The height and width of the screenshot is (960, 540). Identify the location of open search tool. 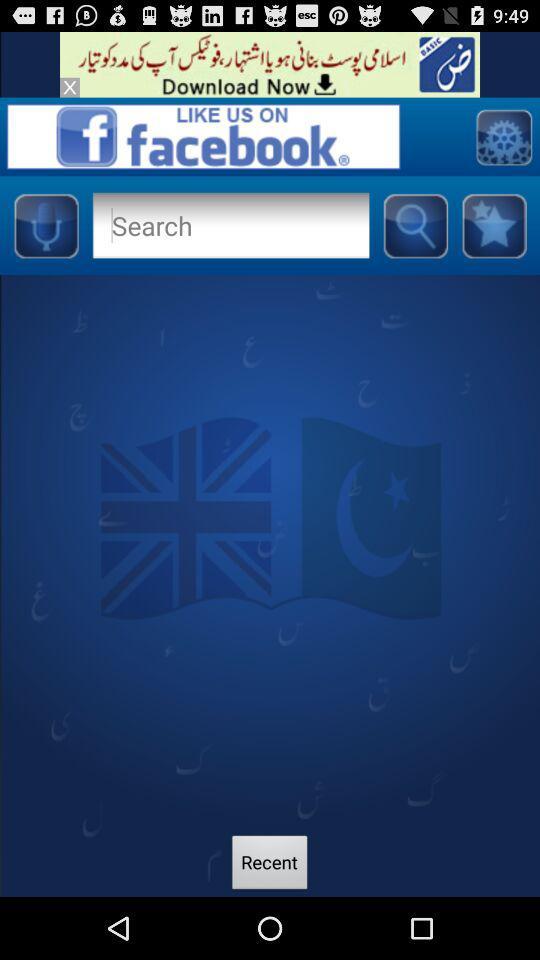
(229, 225).